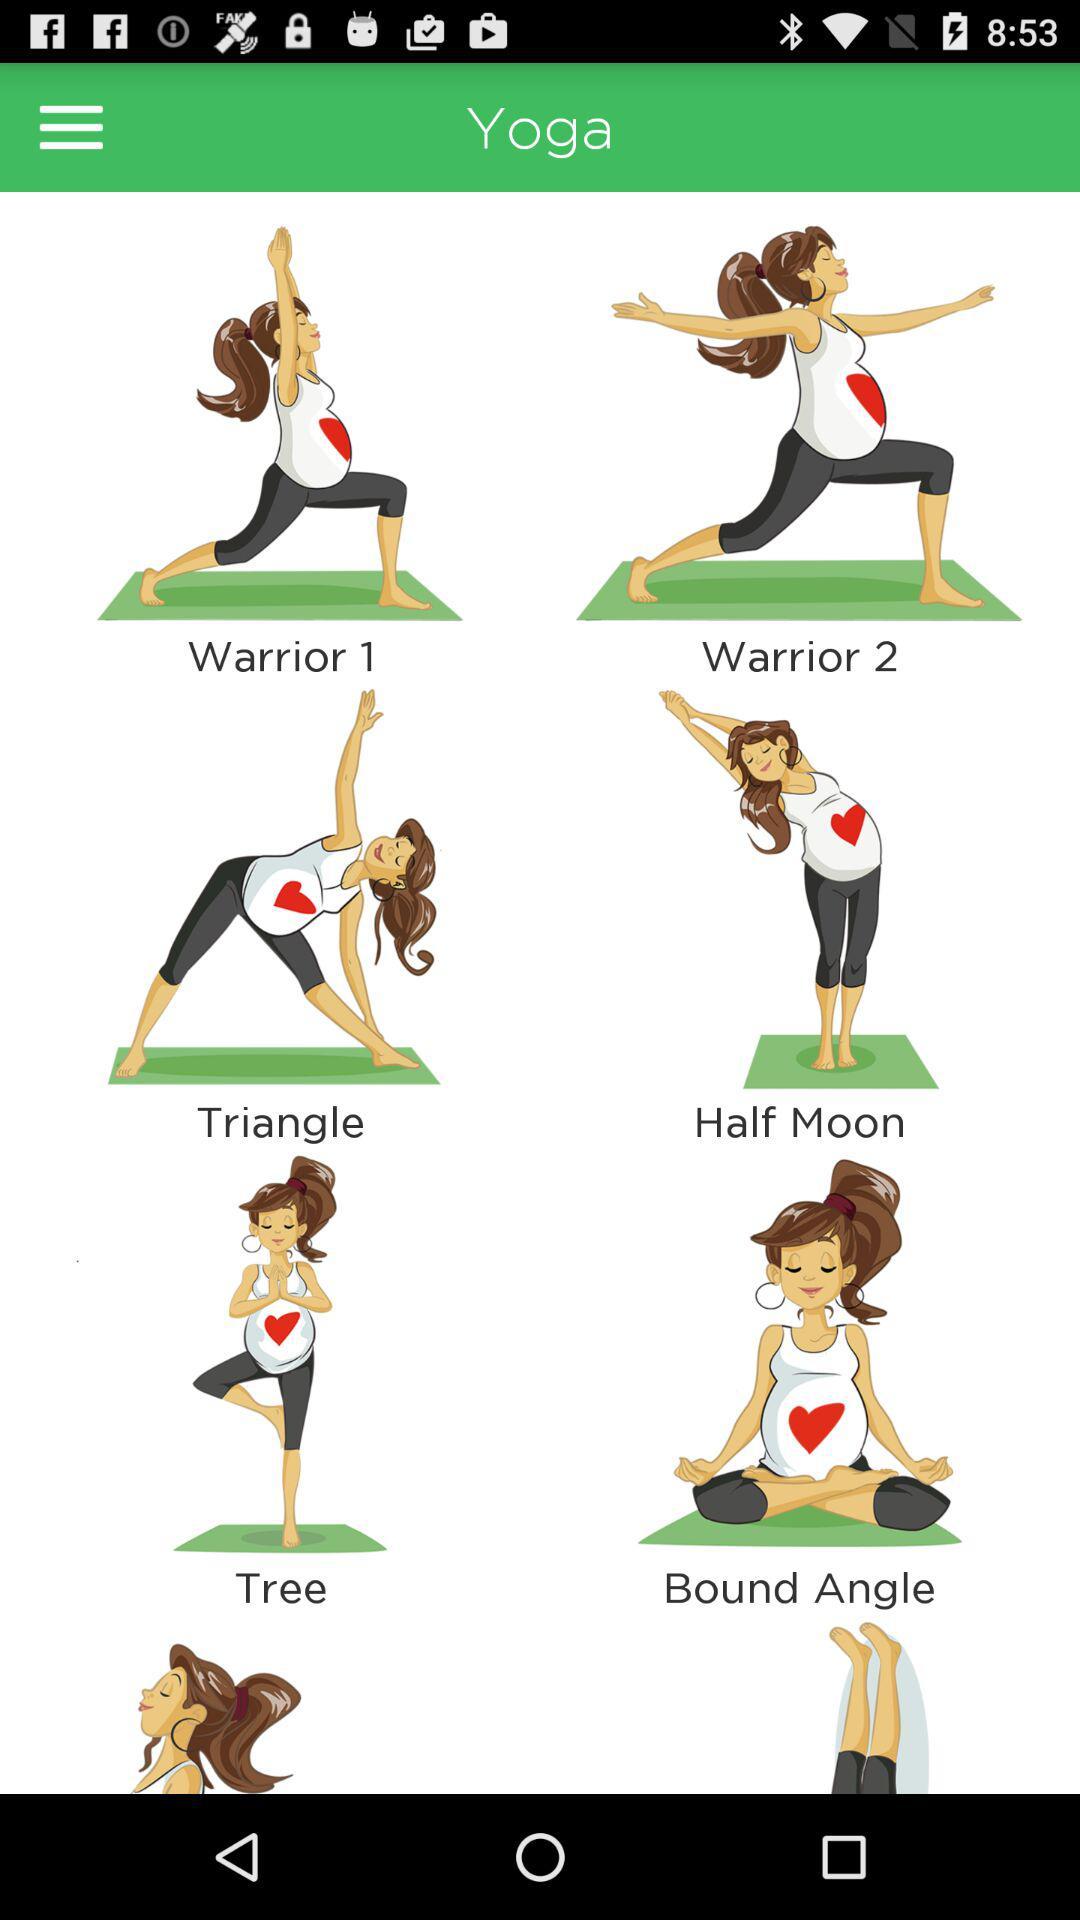  I want to click on the app next to the bound angle, so click(280, 1701).